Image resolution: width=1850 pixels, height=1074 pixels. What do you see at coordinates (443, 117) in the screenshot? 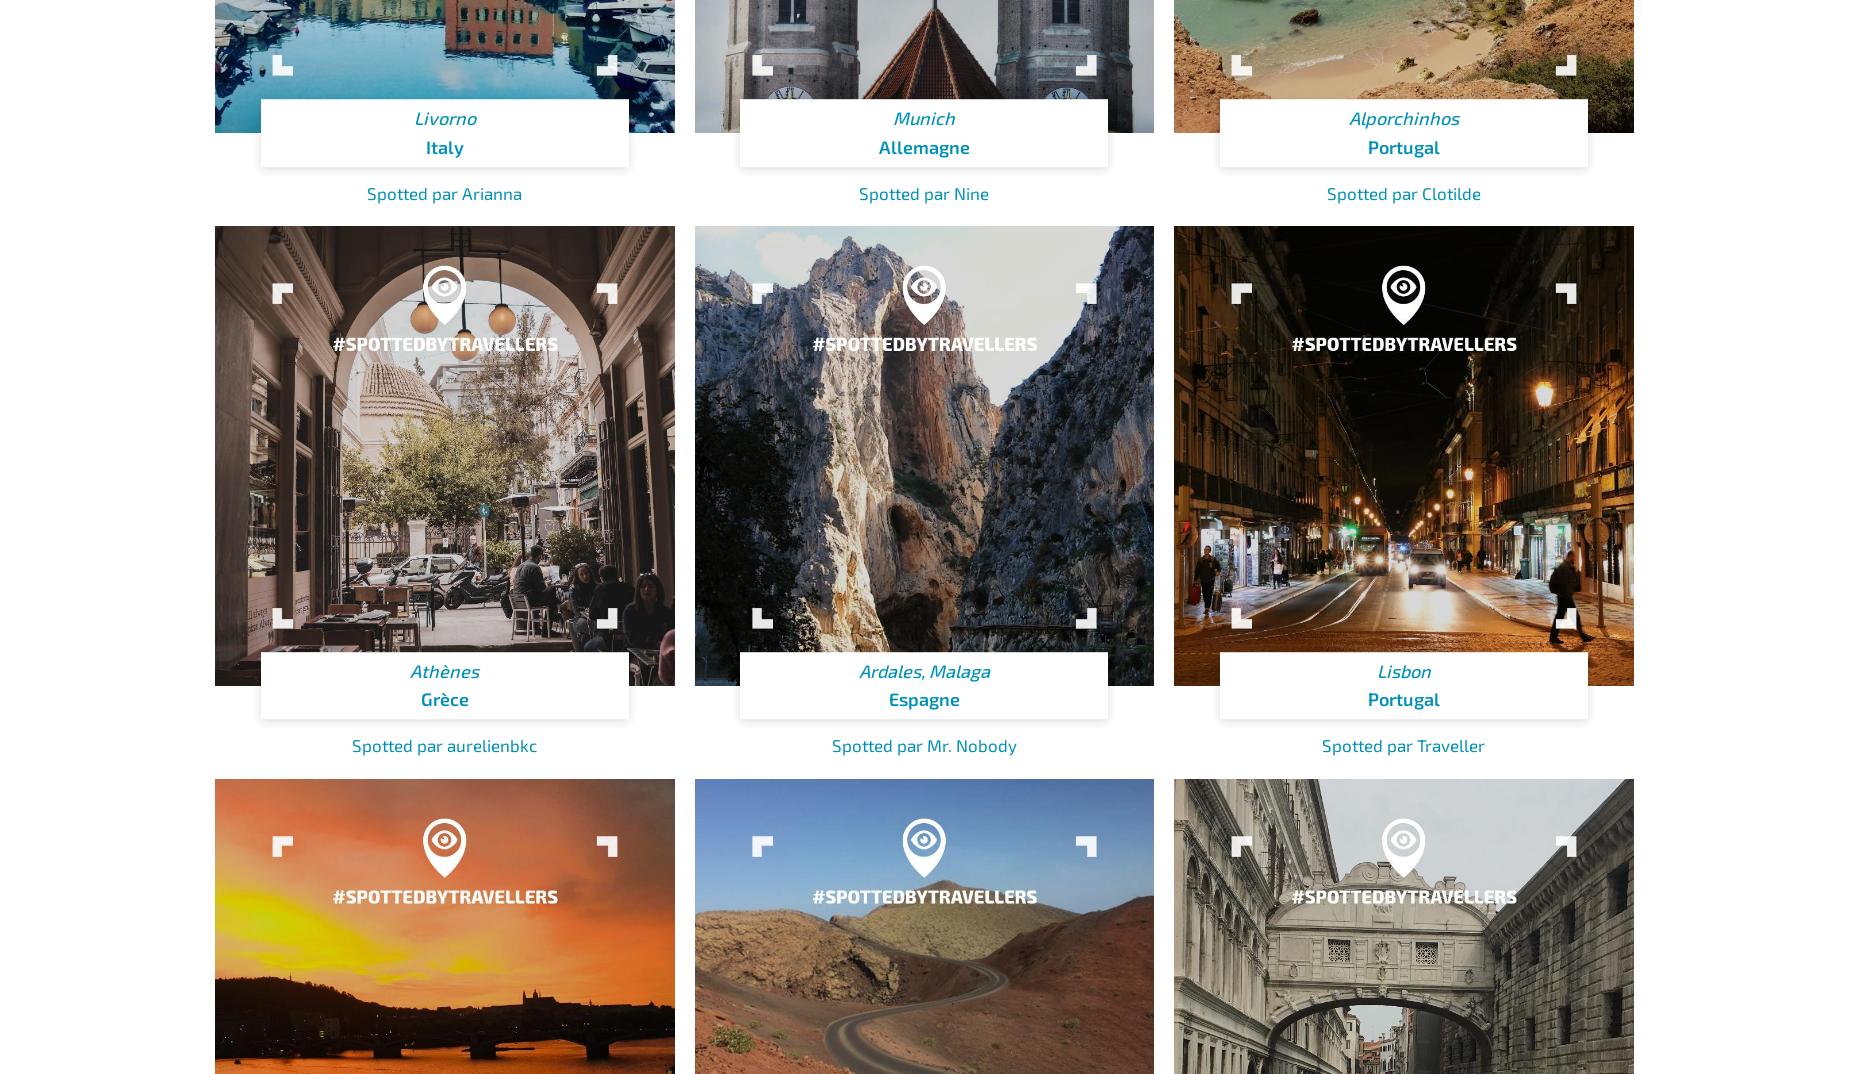
I see `'Livorno'` at bounding box center [443, 117].